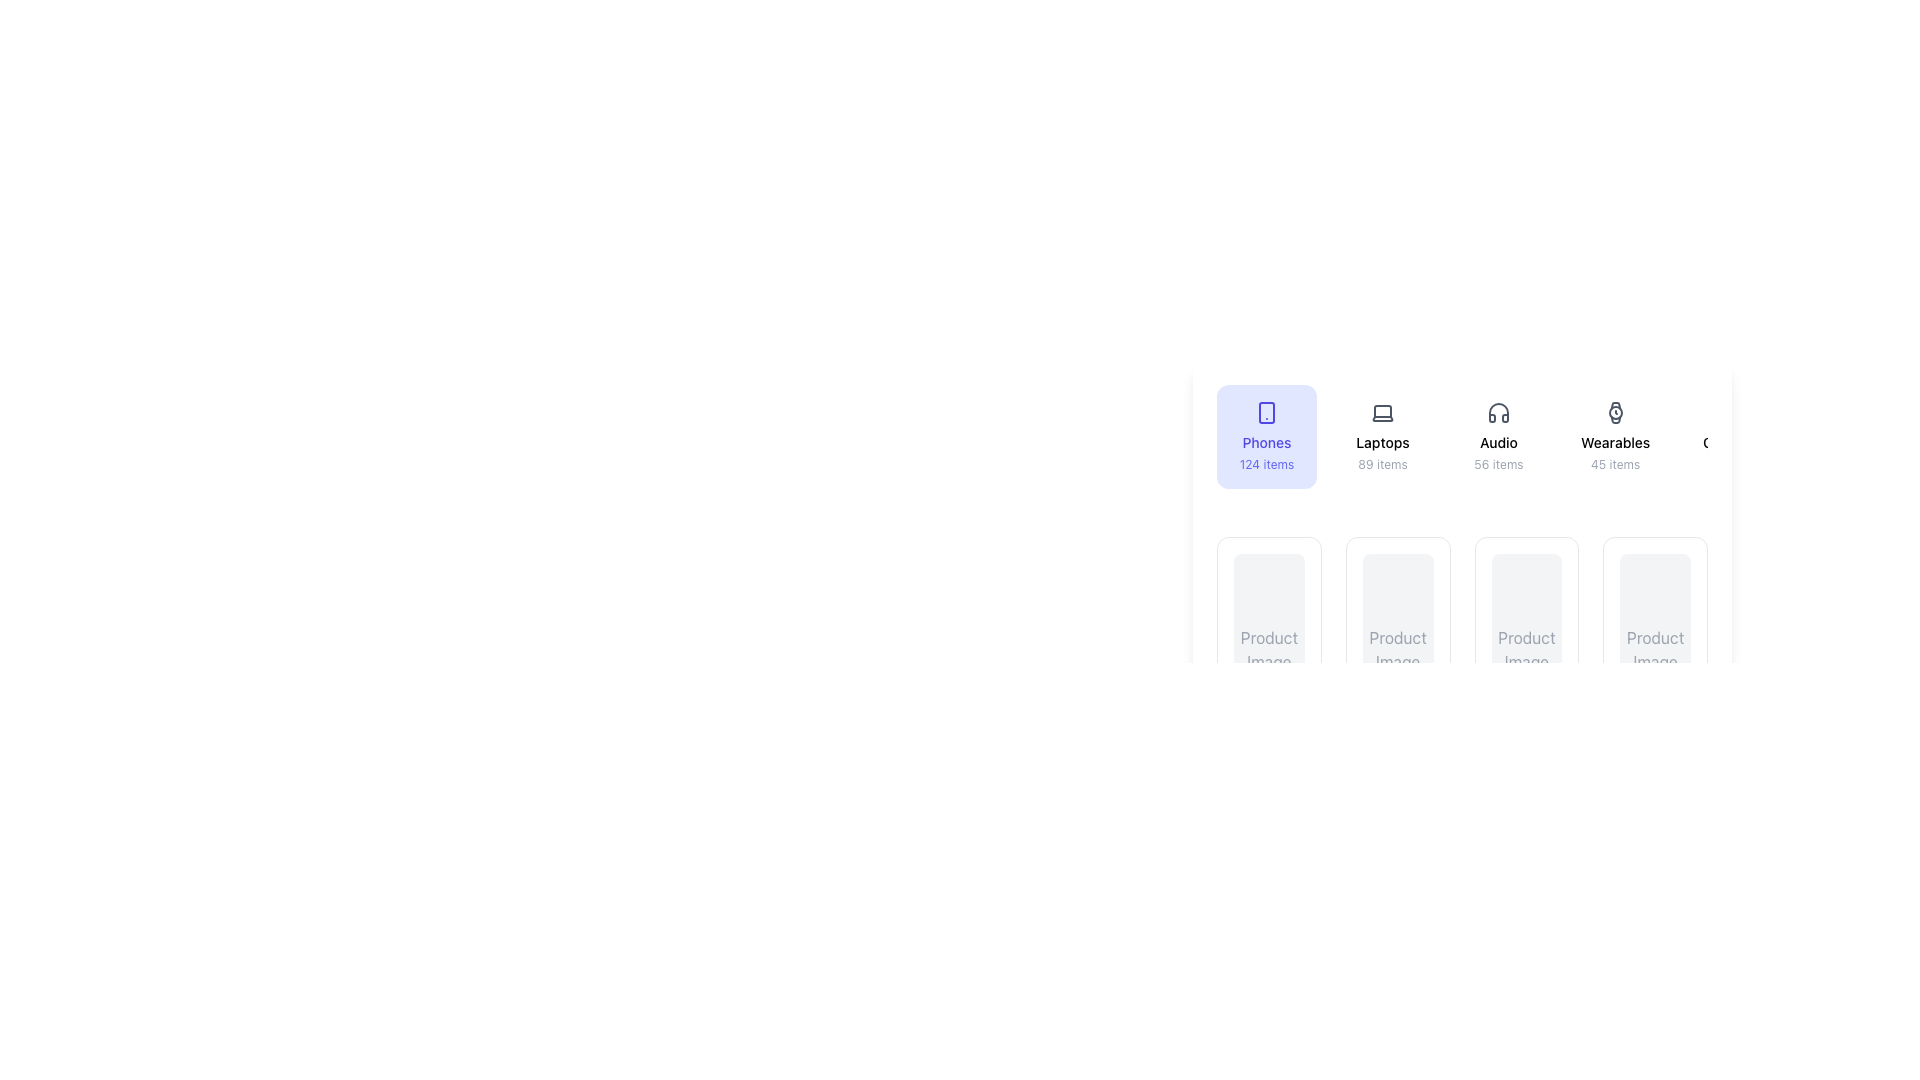  What do you see at coordinates (1397, 650) in the screenshot?
I see `the text label indicating the placeholder for the product image in the second product card of the grid layout` at bounding box center [1397, 650].